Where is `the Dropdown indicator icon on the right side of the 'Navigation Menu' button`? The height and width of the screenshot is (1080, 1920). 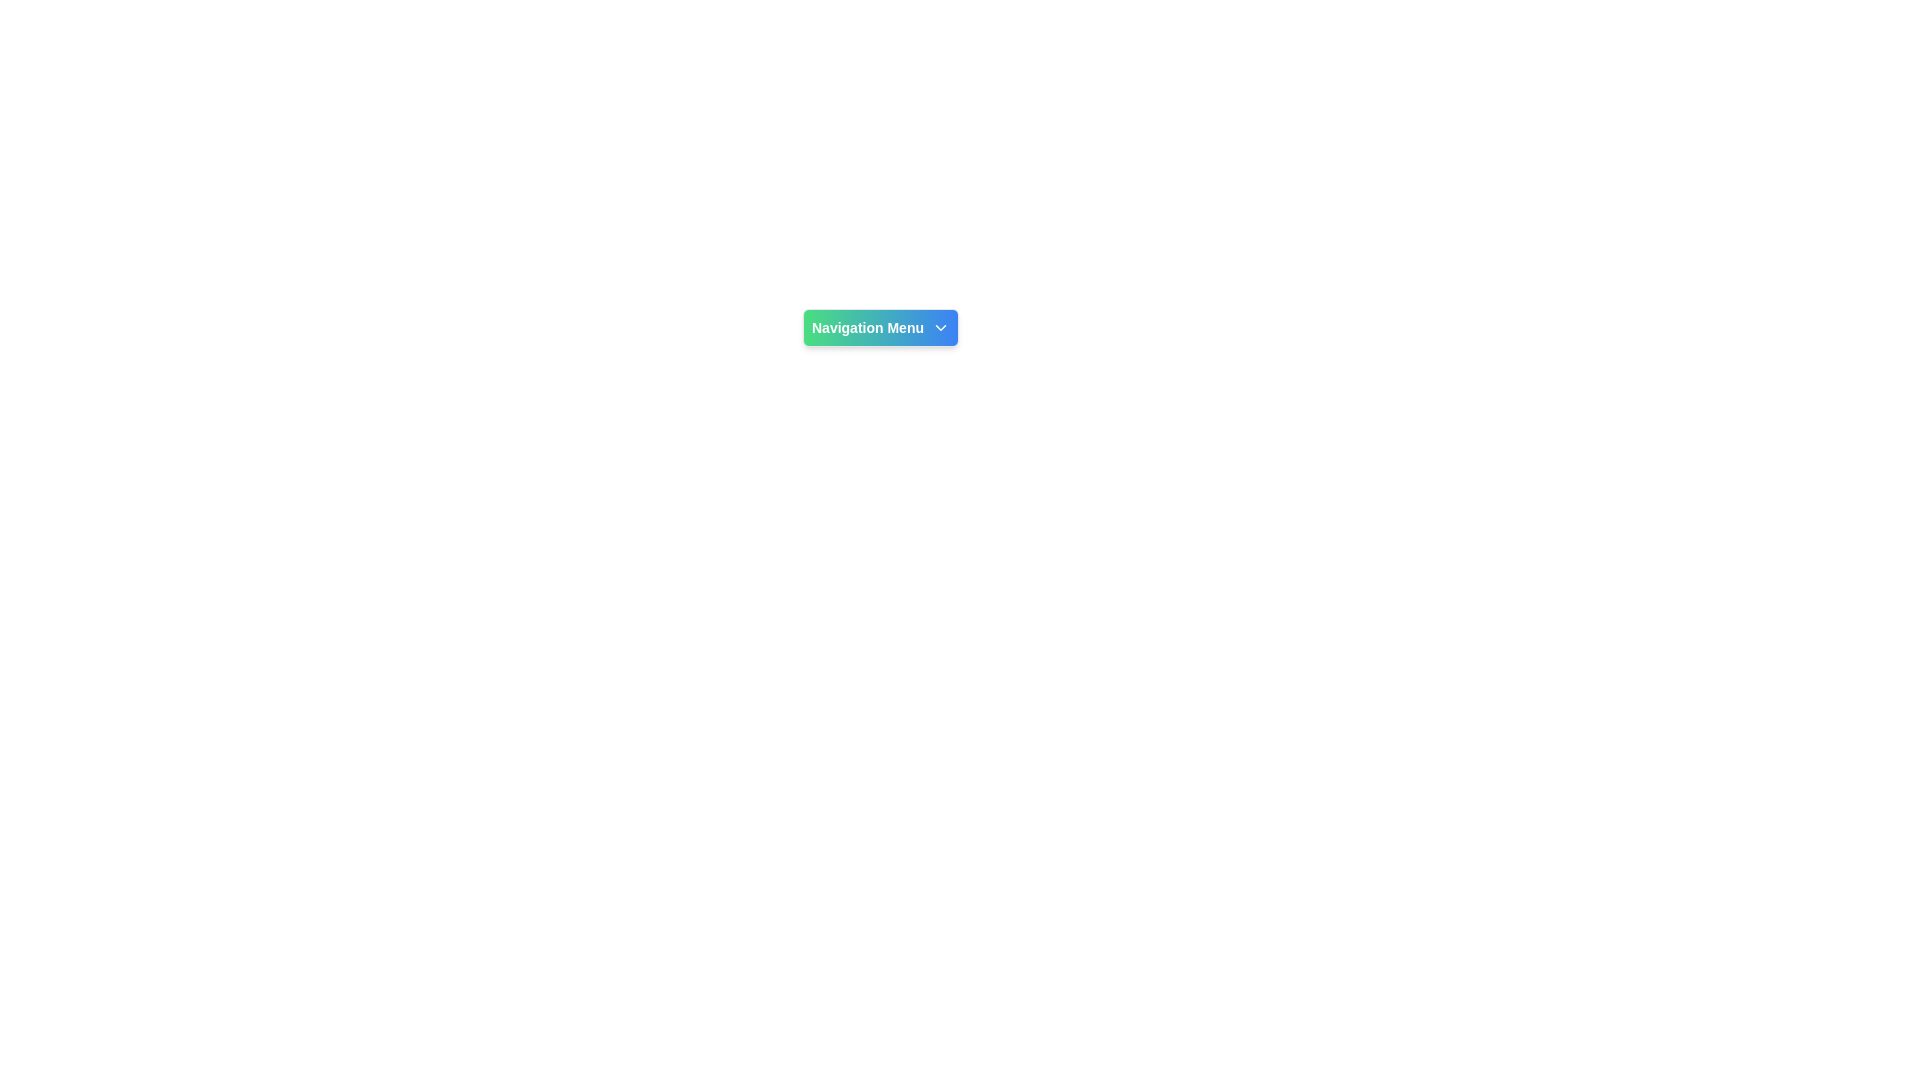 the Dropdown indicator icon on the right side of the 'Navigation Menu' button is located at coordinates (939, 326).